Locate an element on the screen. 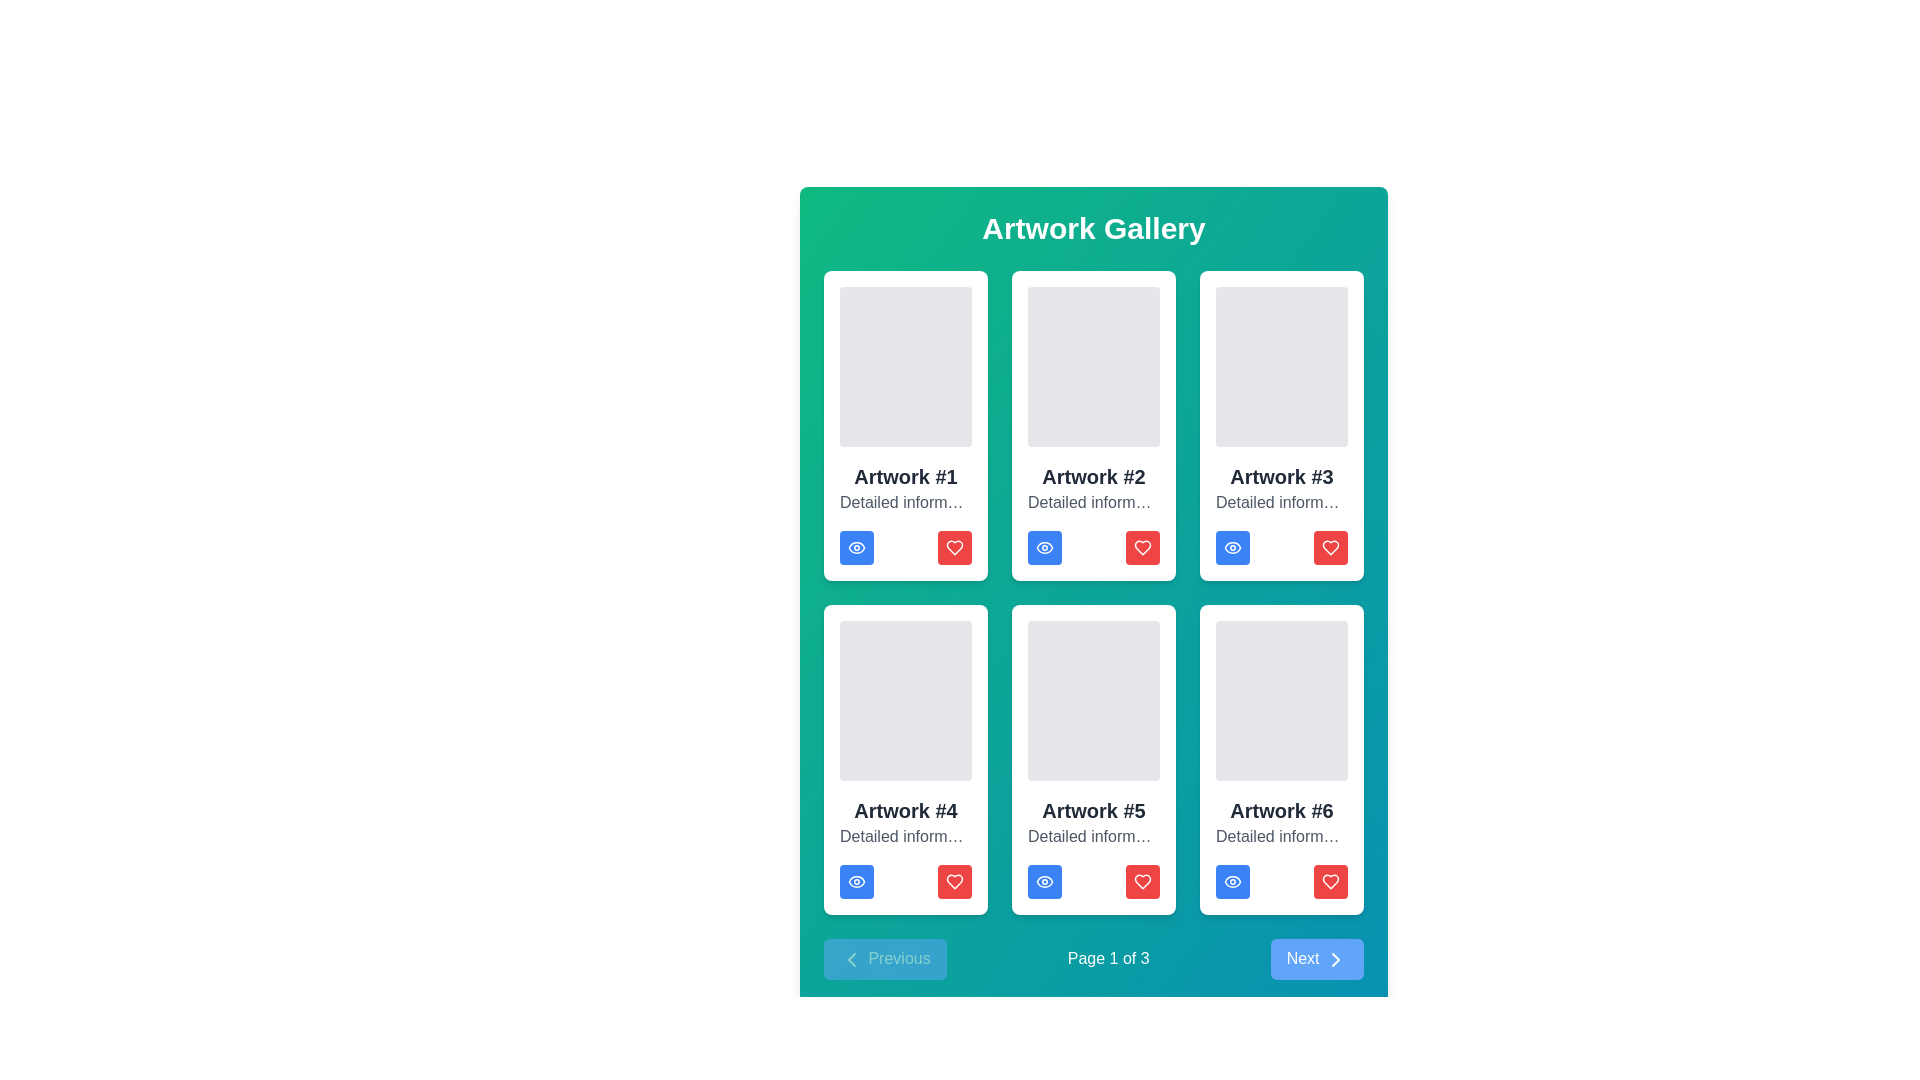 Image resolution: width=1920 pixels, height=1080 pixels. the visibility button located beneath the 'Artwork #4' card description, which is the first button in a horizontal group of three buttons is located at coordinates (857, 881).